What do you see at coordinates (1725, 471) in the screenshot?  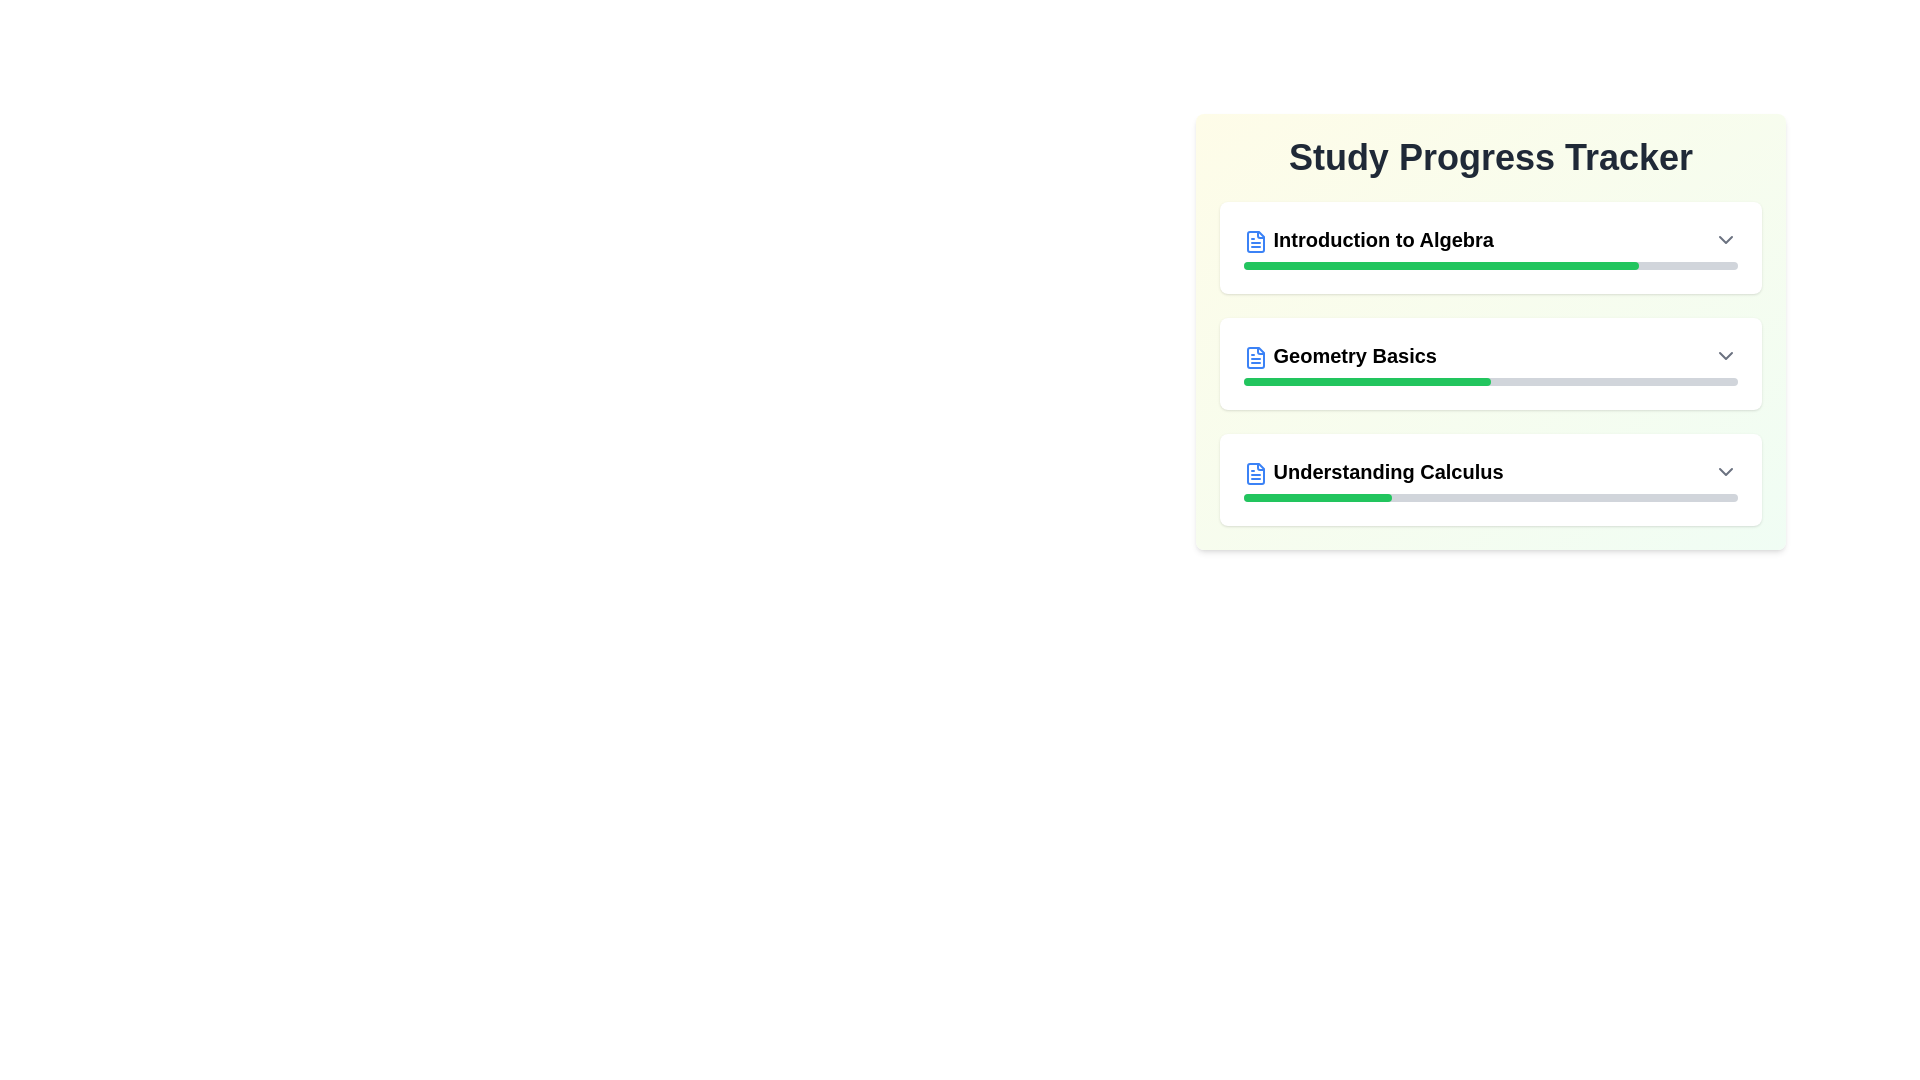 I see `the downward-facing chevron icon that is the interactive dropdown toggle located to the right of the text 'Understanding Calculus'` at bounding box center [1725, 471].